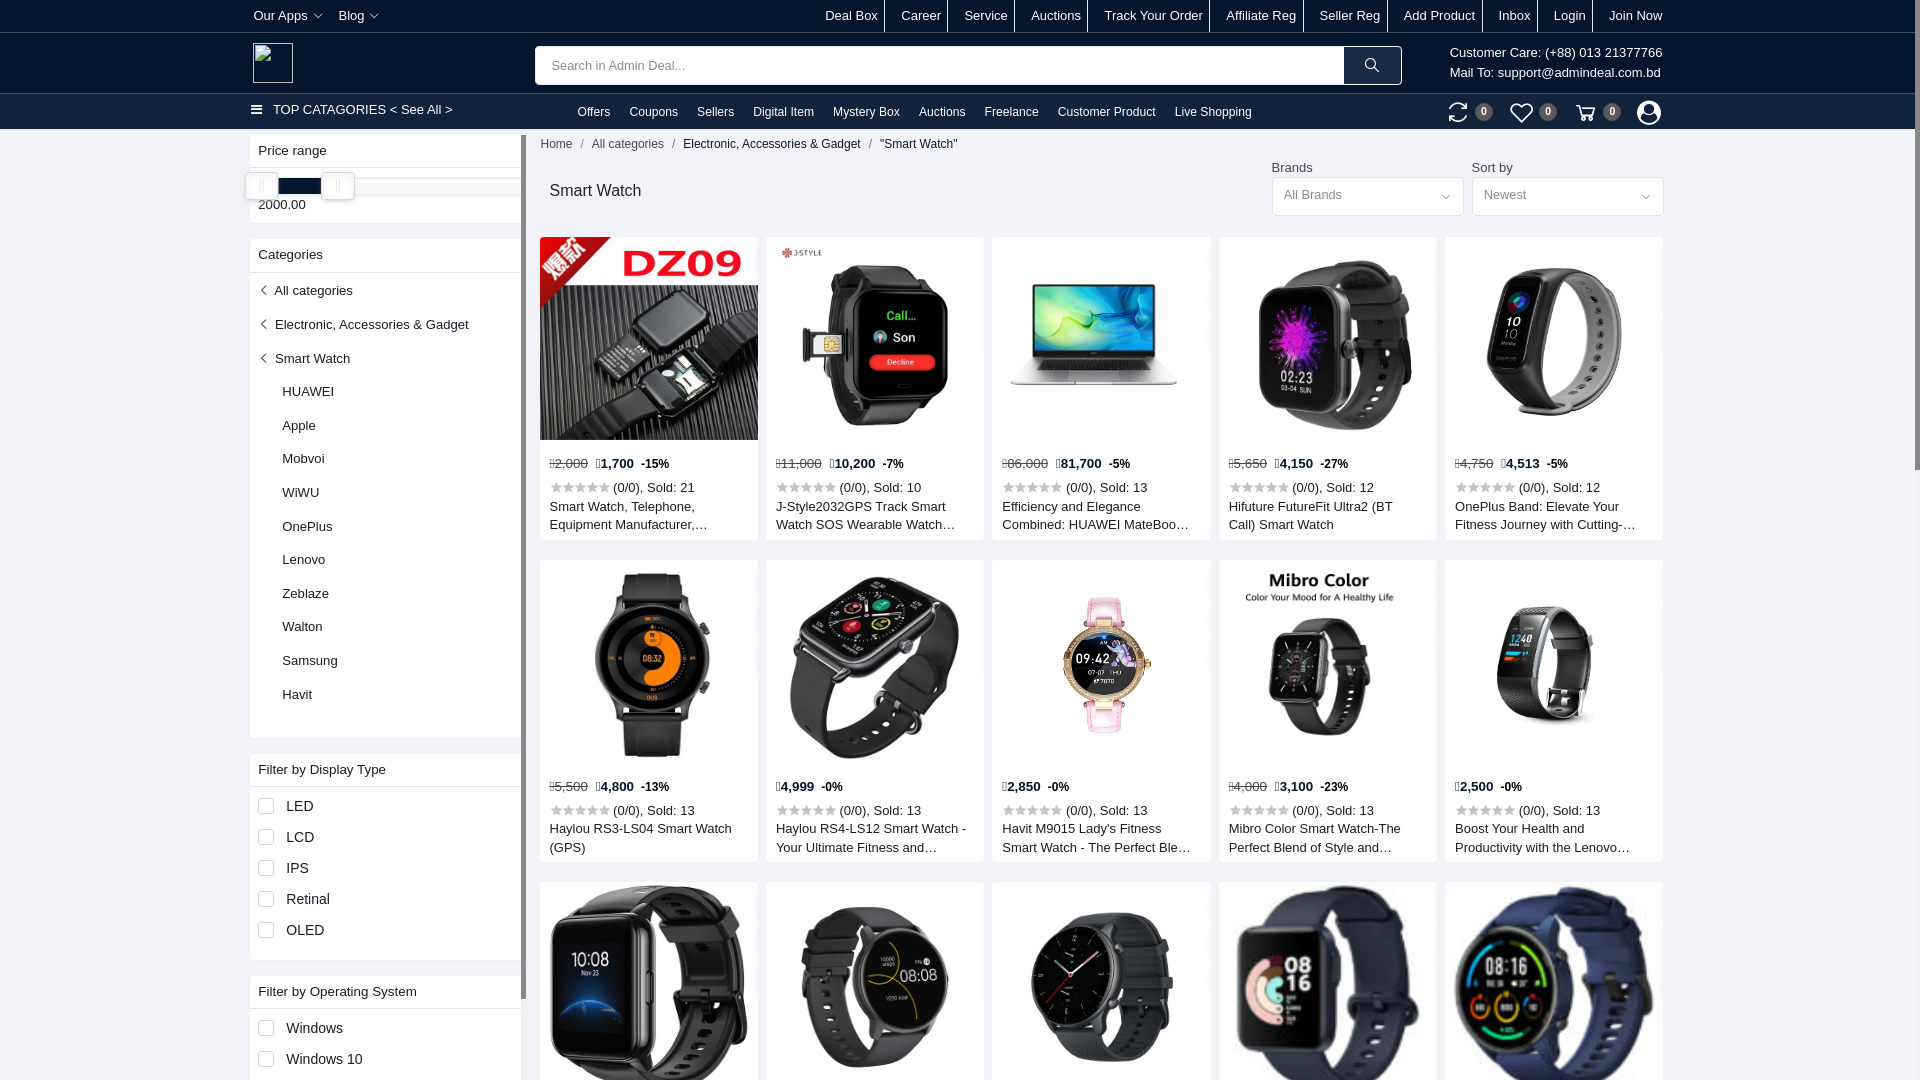 The width and height of the screenshot is (1920, 1080). What do you see at coordinates (900, 15) in the screenshot?
I see `'Career'` at bounding box center [900, 15].